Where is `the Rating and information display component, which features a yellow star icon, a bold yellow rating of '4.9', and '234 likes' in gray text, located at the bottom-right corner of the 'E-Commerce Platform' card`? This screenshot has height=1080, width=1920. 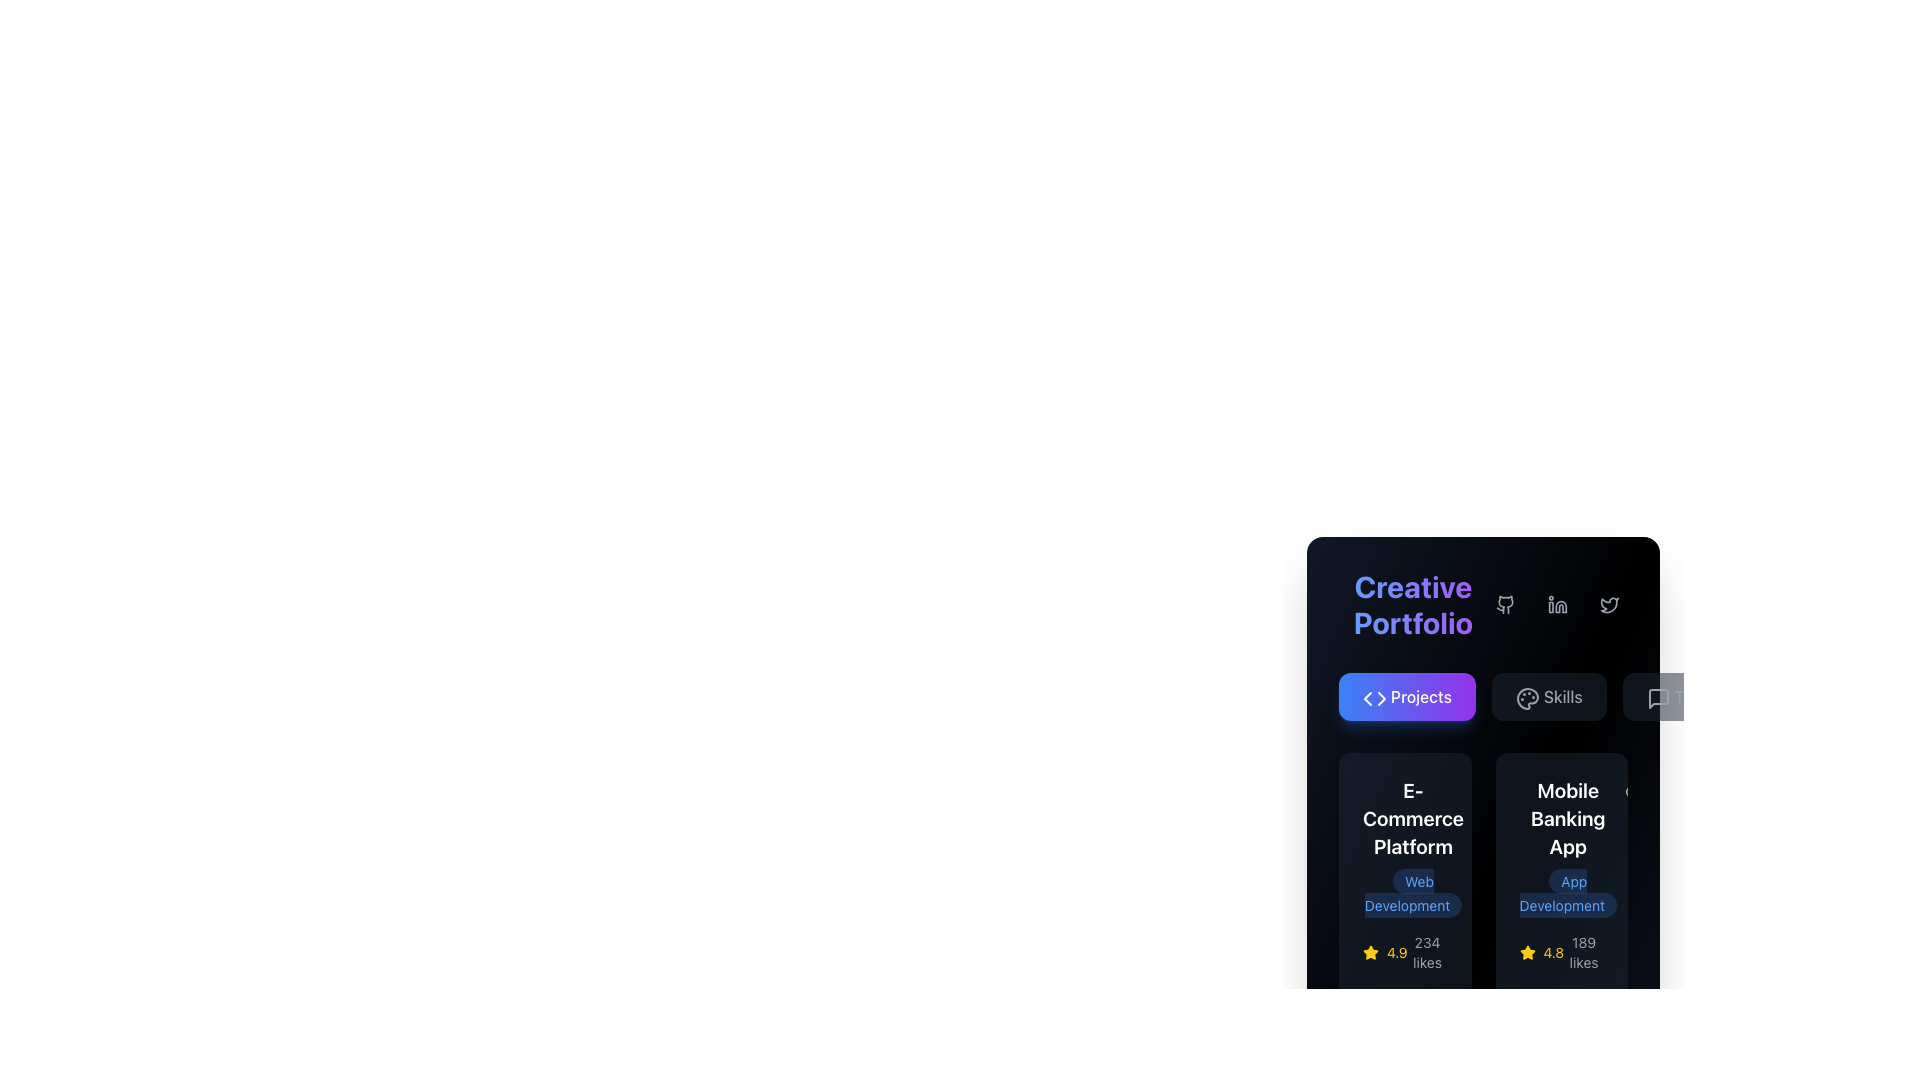 the Rating and information display component, which features a yellow star icon, a bold yellow rating of '4.9', and '234 likes' in gray text, located at the bottom-right corner of the 'E-Commerce Platform' card is located at coordinates (1404, 951).